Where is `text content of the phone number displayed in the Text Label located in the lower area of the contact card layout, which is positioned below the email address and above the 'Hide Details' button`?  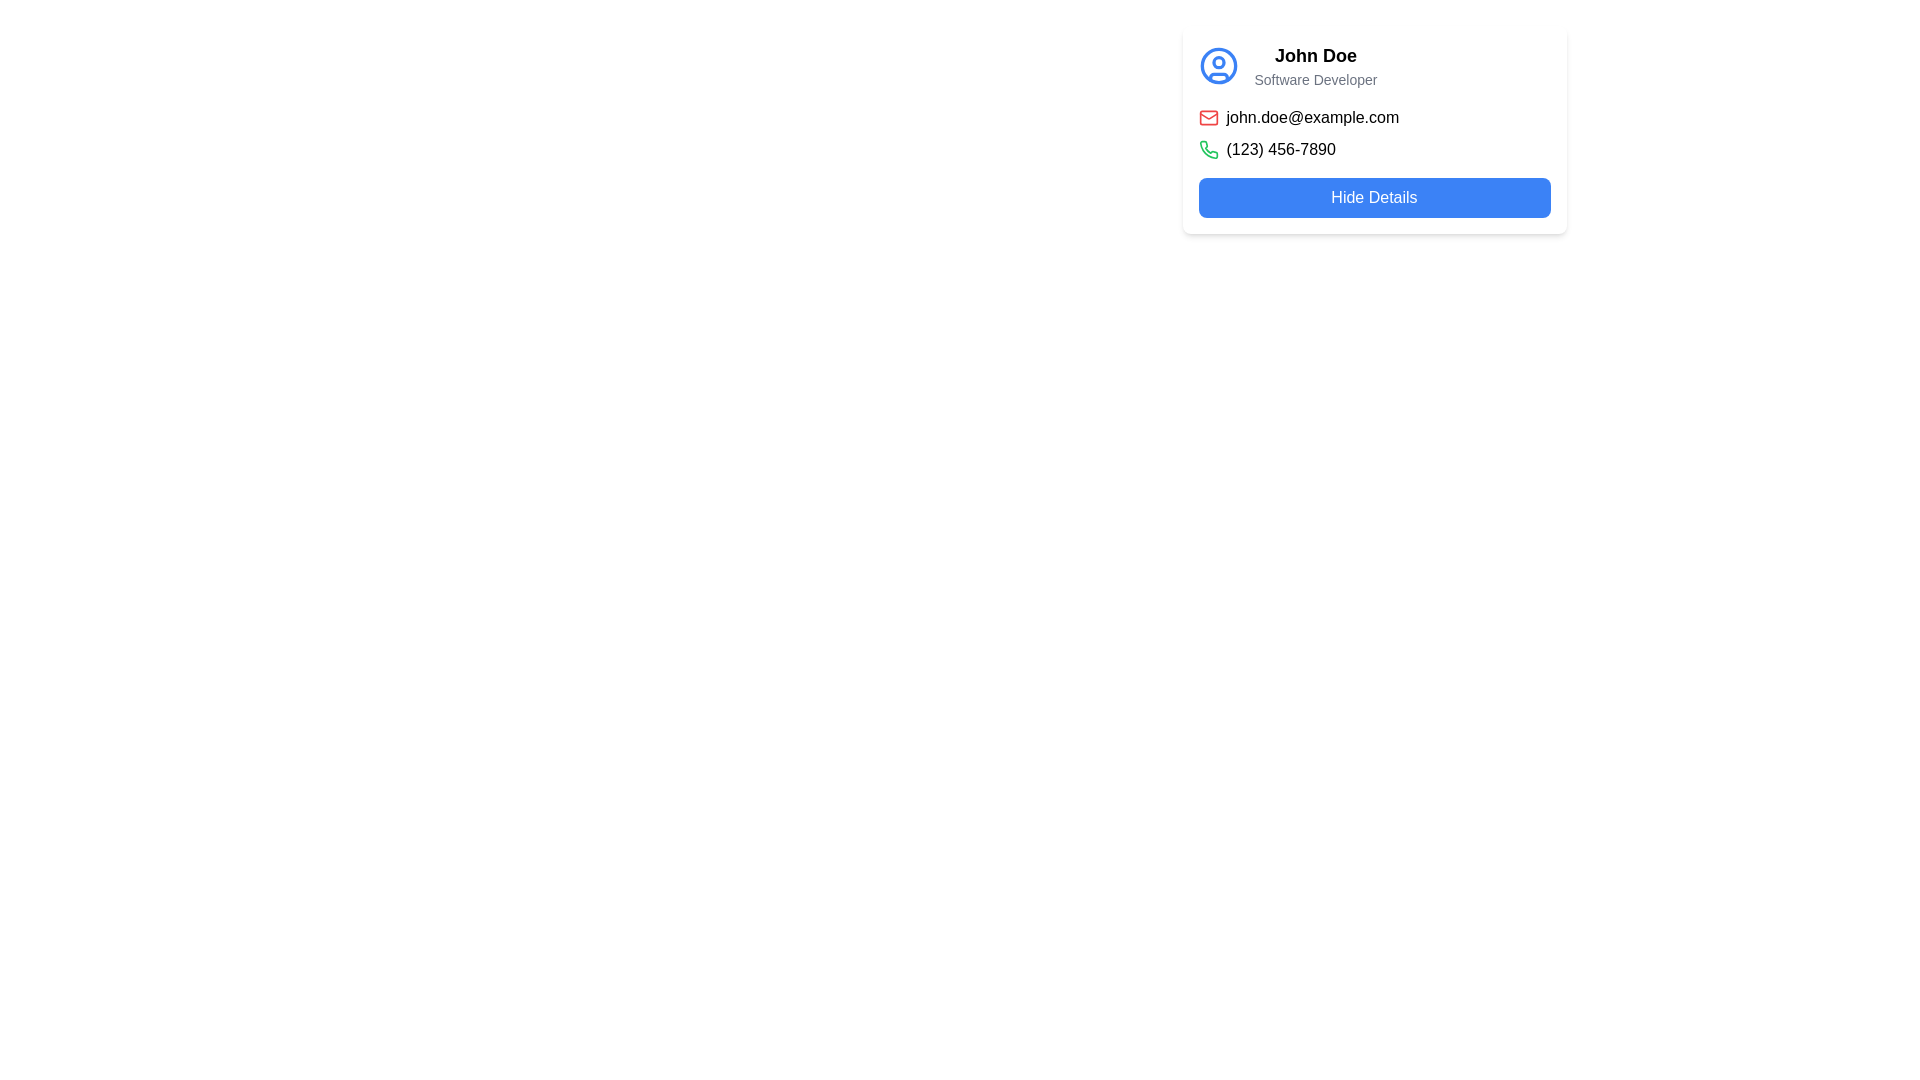 text content of the phone number displayed in the Text Label located in the lower area of the contact card layout, which is positioned below the email address and above the 'Hide Details' button is located at coordinates (1281, 149).